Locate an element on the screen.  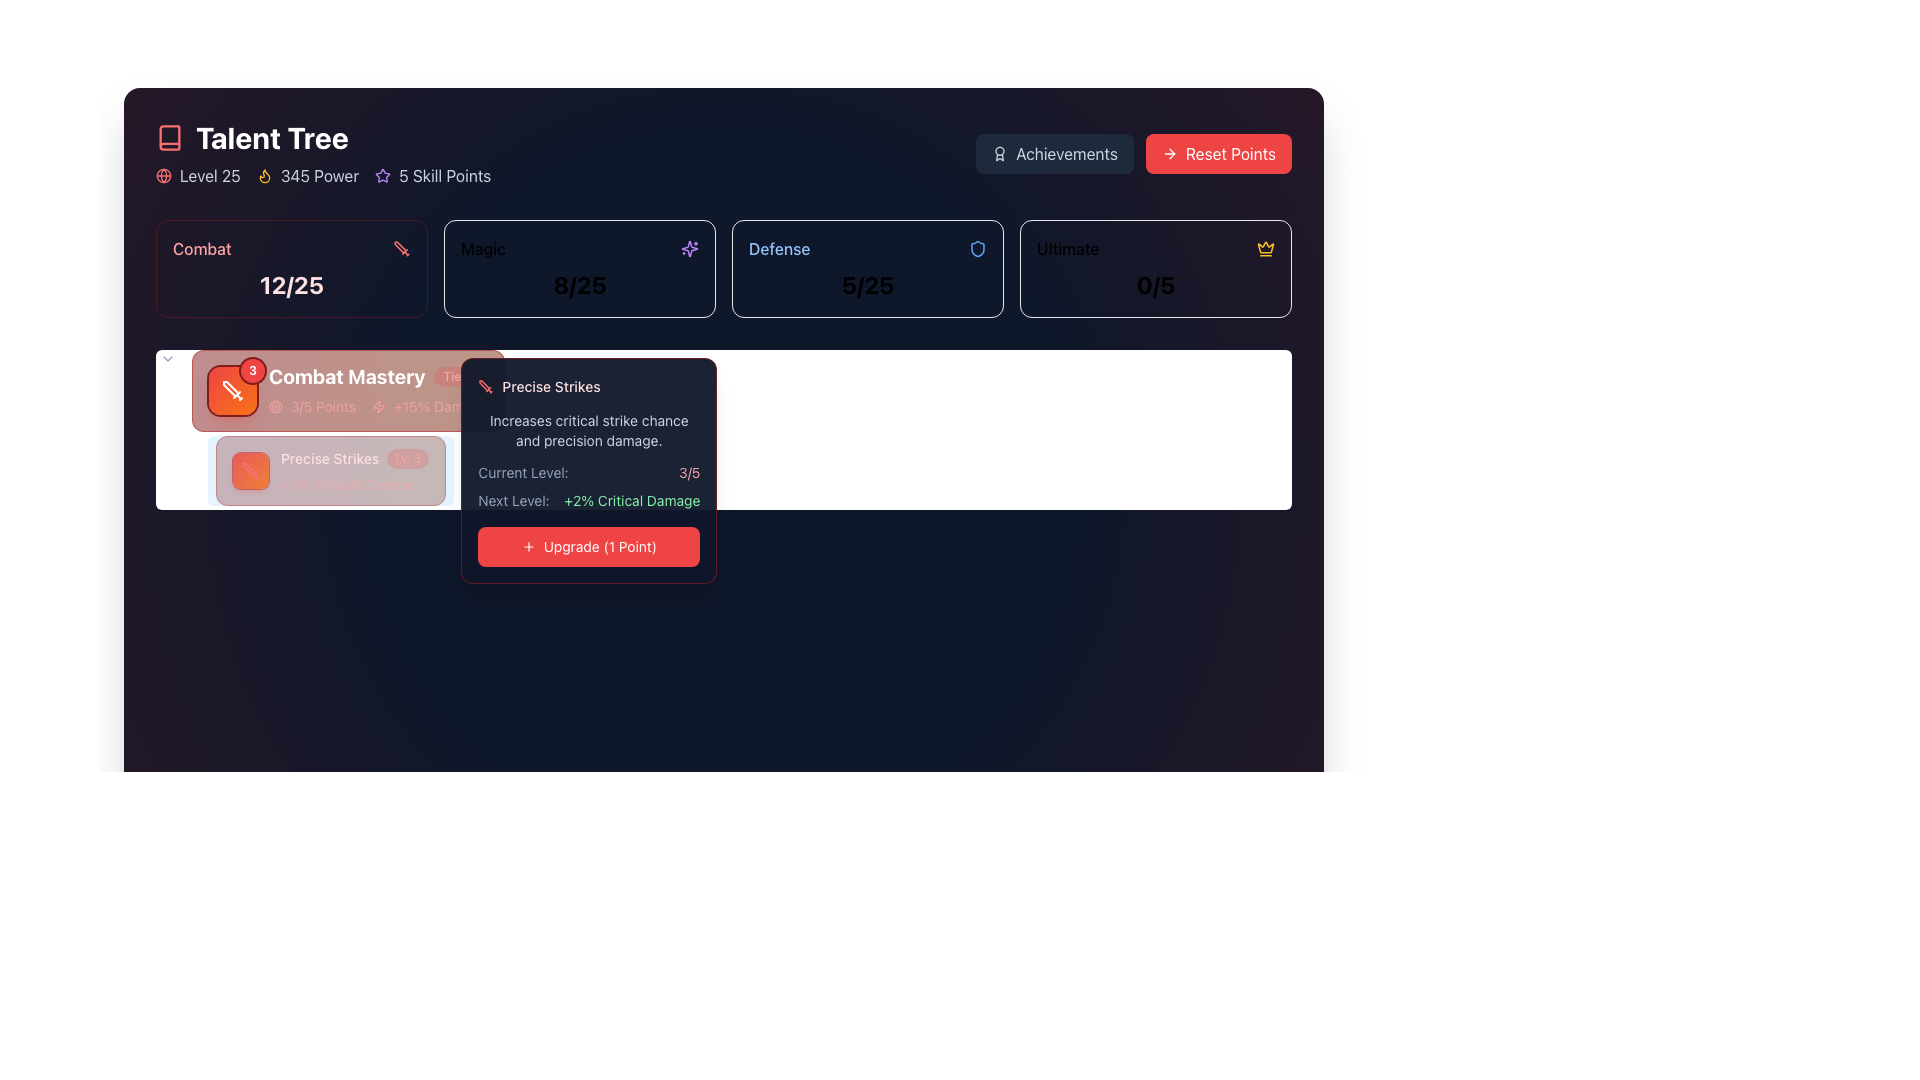
the interactive icon or button located in the 'Magic' section, which serves as an indicator for adding a category to favorites is located at coordinates (643, 319).